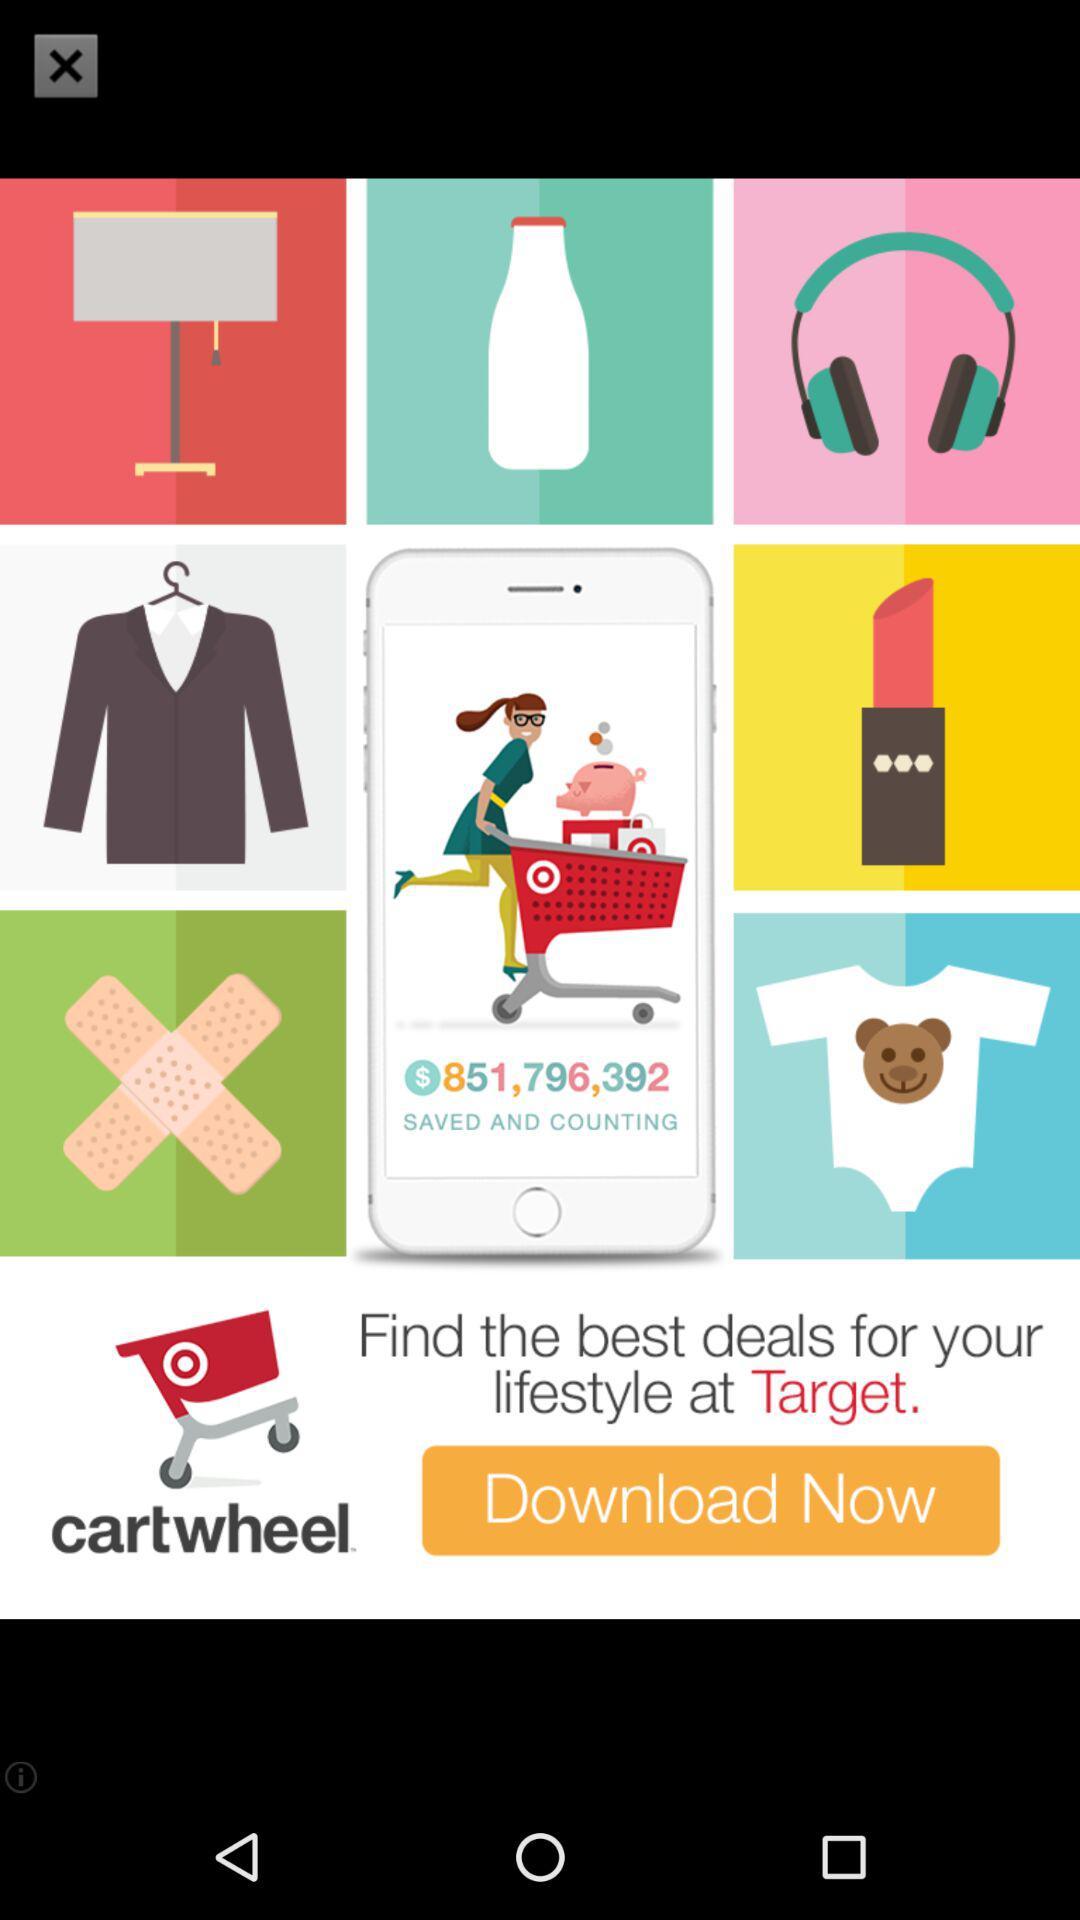 This screenshot has width=1080, height=1920. What do you see at coordinates (64, 70) in the screenshot?
I see `the close icon` at bounding box center [64, 70].